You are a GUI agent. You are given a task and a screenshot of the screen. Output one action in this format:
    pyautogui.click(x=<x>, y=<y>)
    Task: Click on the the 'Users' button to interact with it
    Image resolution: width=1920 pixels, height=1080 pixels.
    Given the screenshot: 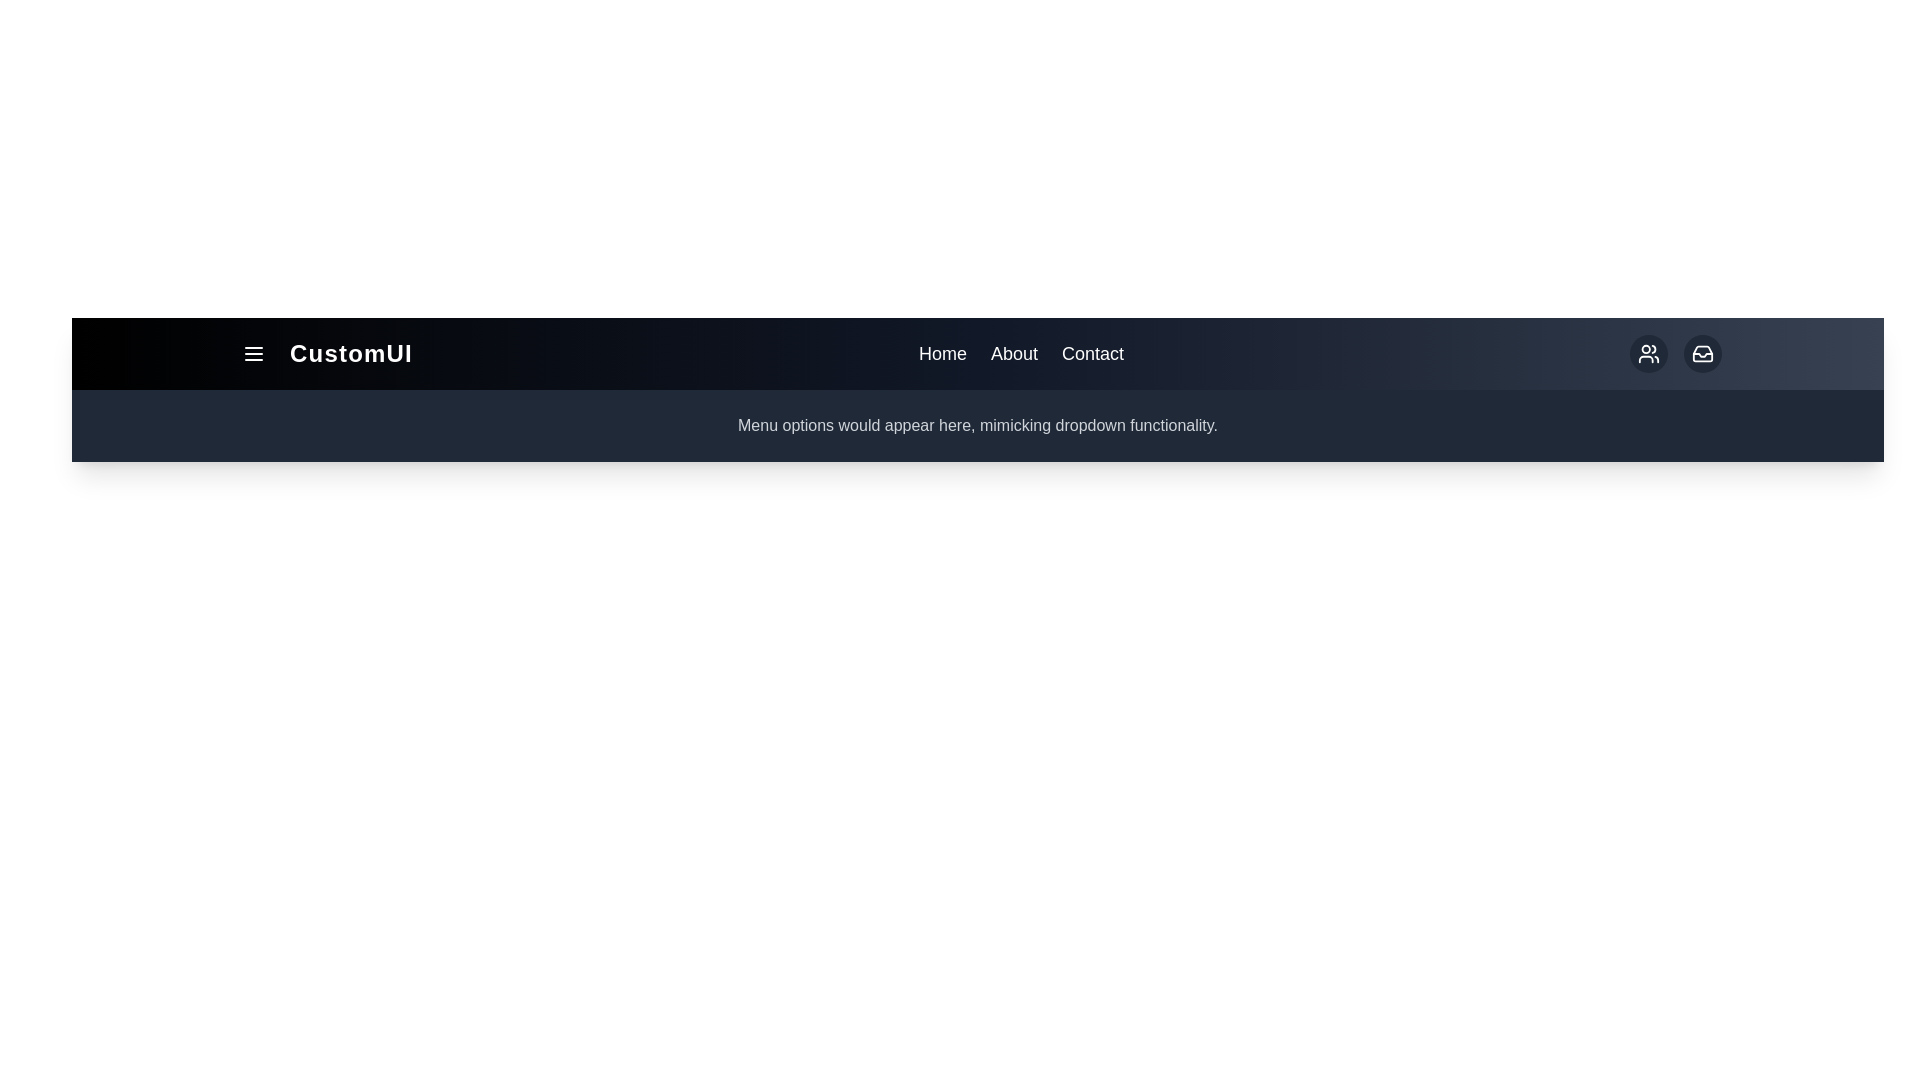 What is the action you would take?
    pyautogui.click(x=1648, y=353)
    